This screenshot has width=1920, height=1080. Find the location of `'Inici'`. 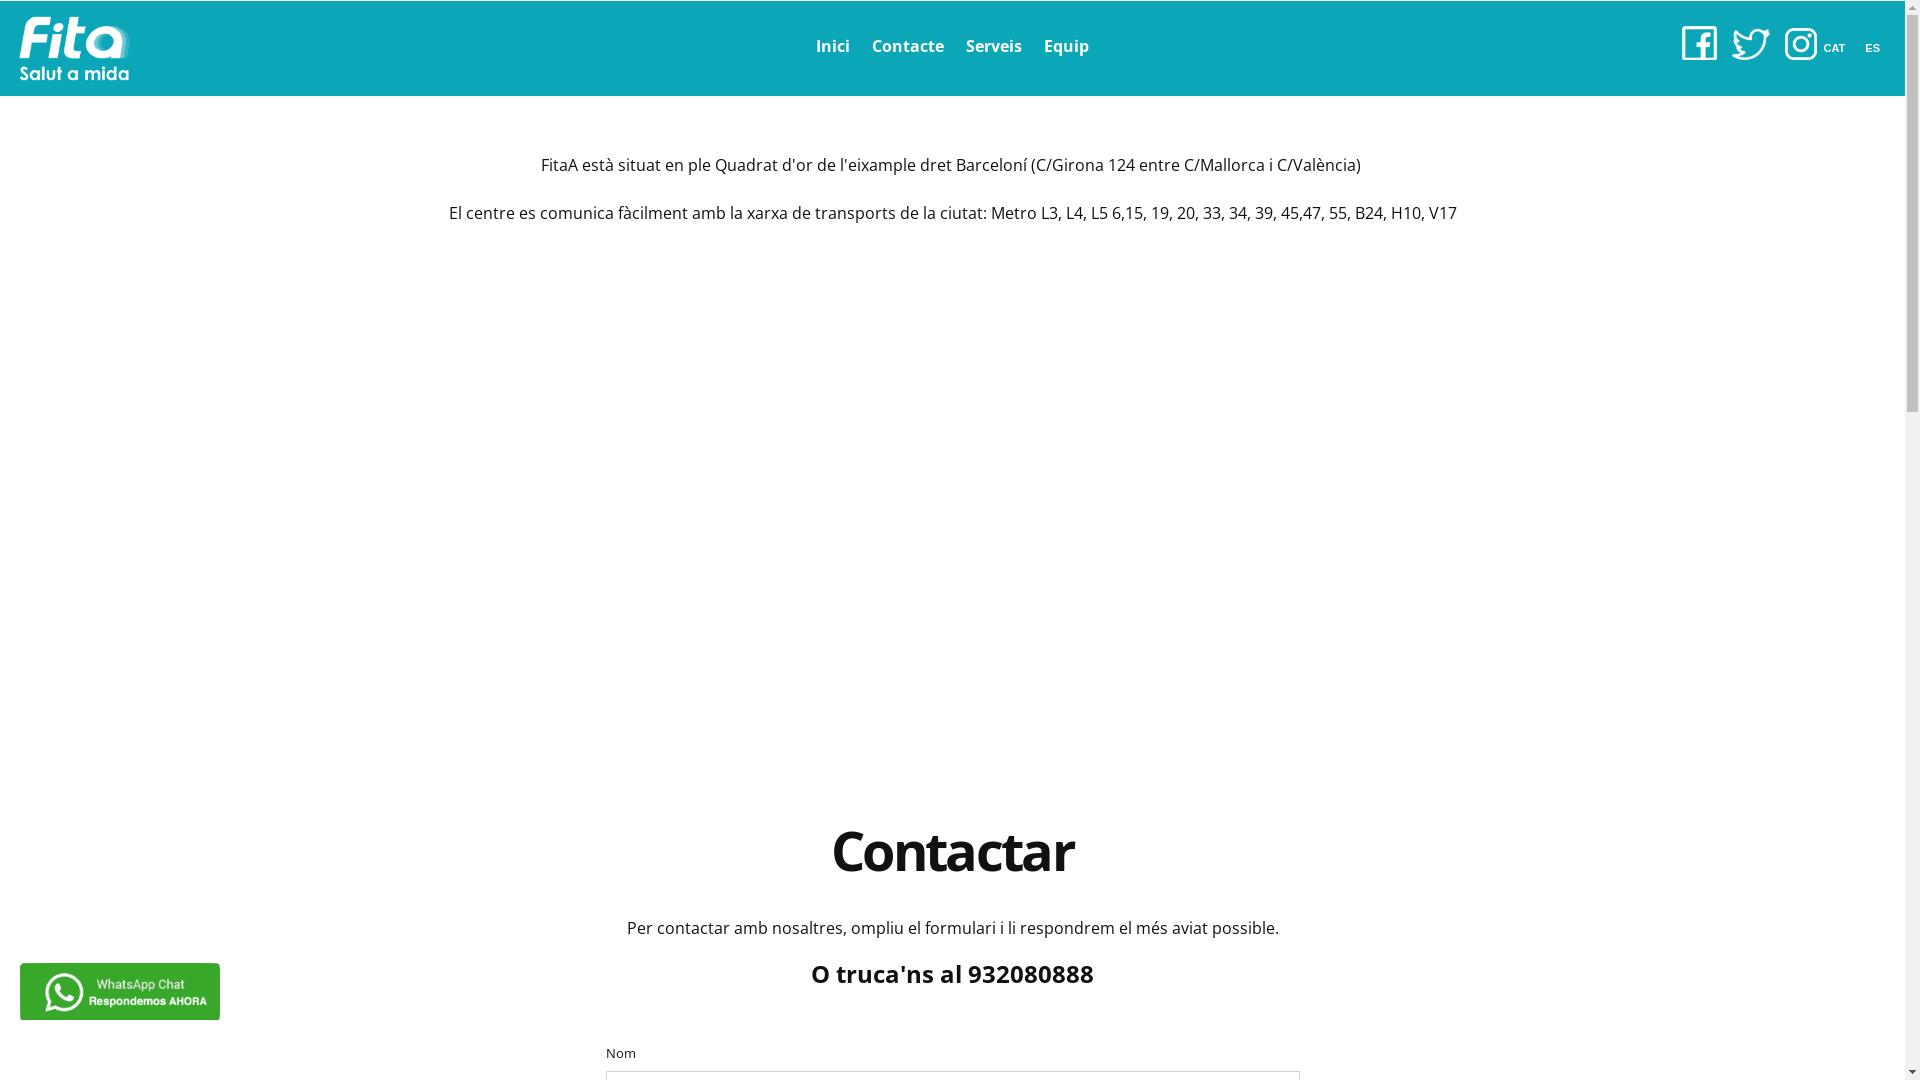

'Inici' is located at coordinates (833, 45).